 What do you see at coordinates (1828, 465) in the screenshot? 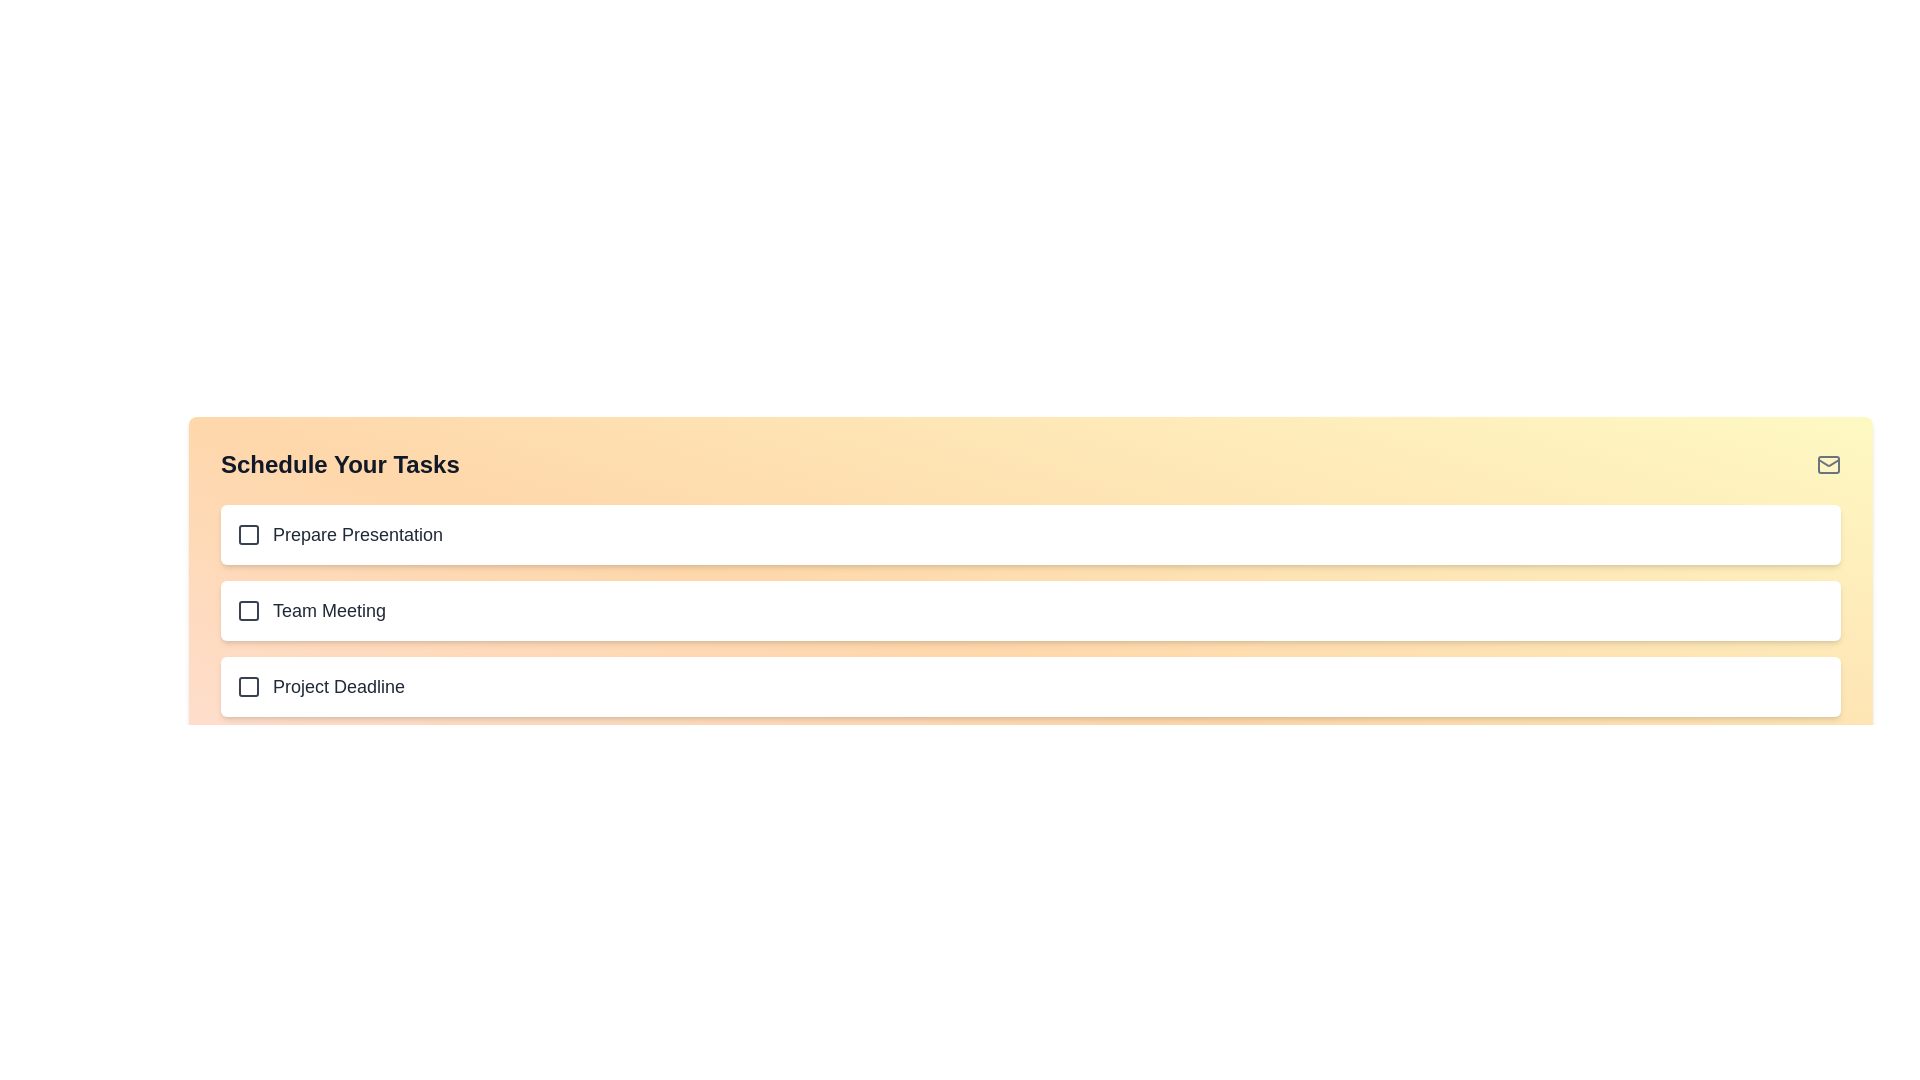
I see `the email icon located in the top-right corner of the 'Schedule Your Tasks' section` at bounding box center [1828, 465].